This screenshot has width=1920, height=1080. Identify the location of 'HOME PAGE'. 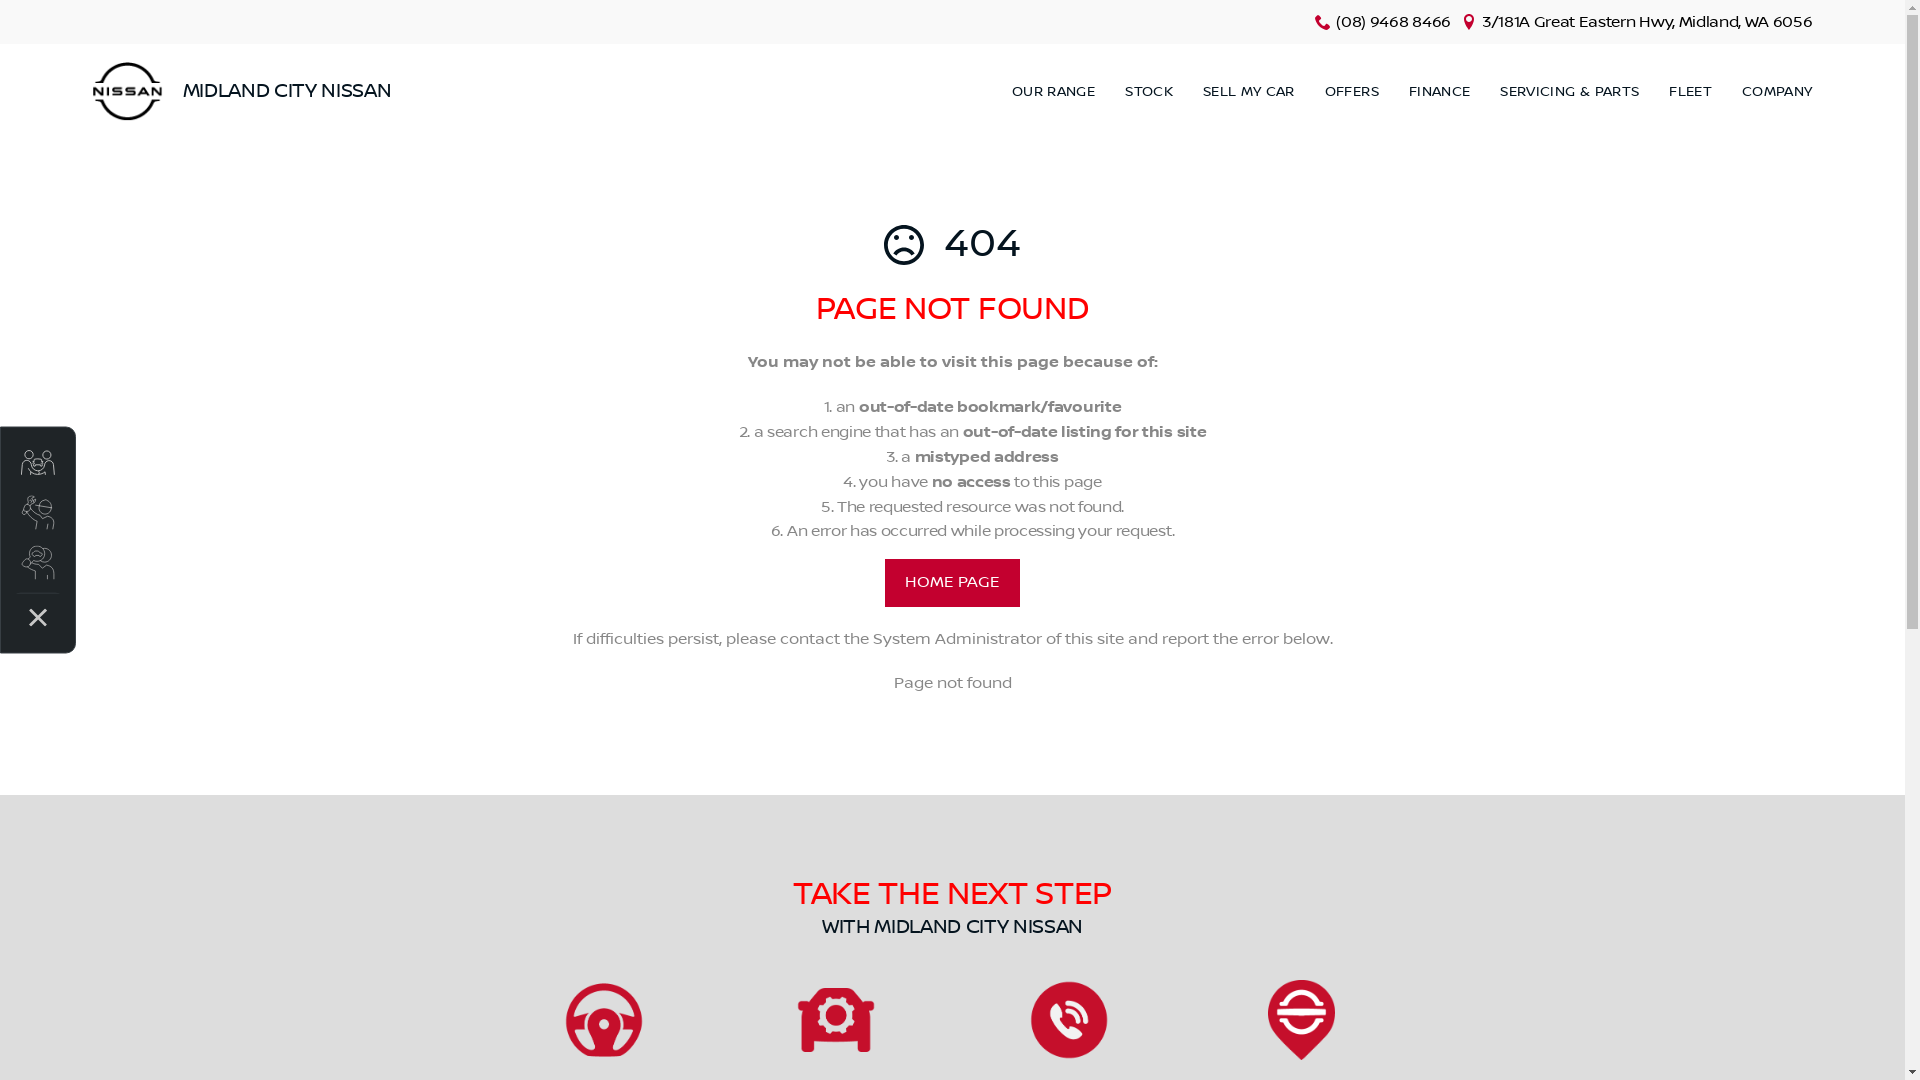
(951, 582).